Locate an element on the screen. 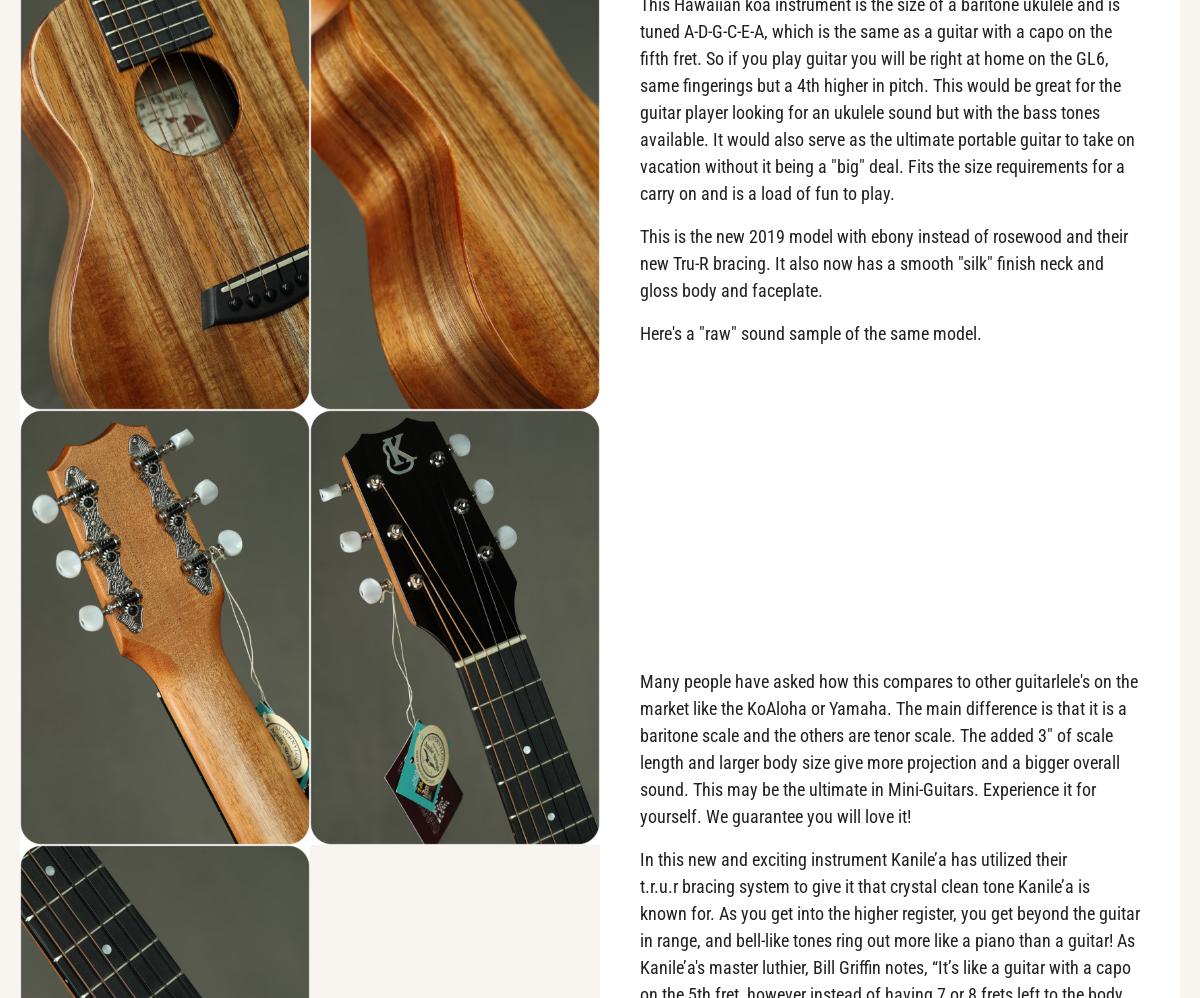 The width and height of the screenshot is (1200, 998). 'After adjusting the nut and saddle heights, high spots in the fretboard or uneven frets will potentially cause fret buzz, dead spots, or other unwanted problems. The frets are filed to create a more consistent level across the fretboard. We then crown the frets to return their rounded curvature back to the top of each fret creating a clear contact point for each string. We then smooth and polish the frets and condition the fingerboard to bring them back to new condition.' is located at coordinates (57, 788).